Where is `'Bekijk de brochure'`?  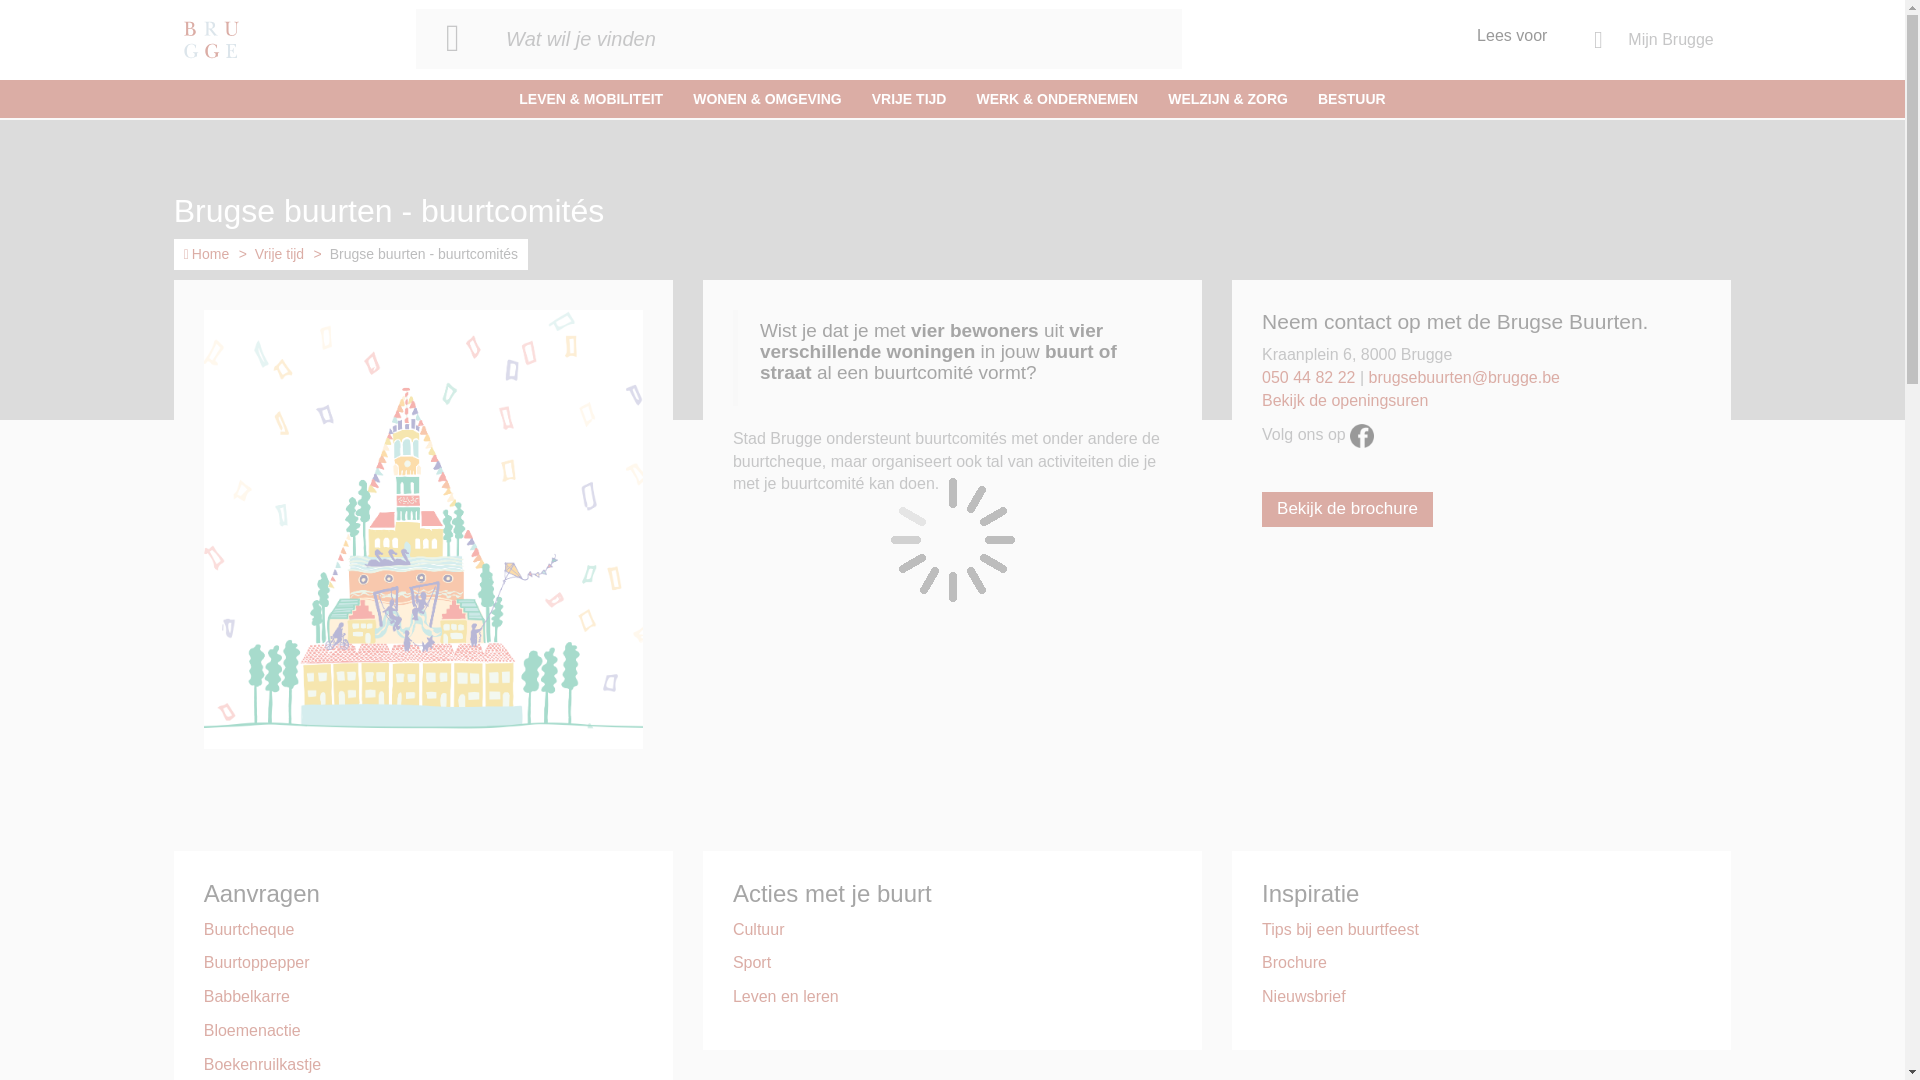 'Bekijk de brochure' is located at coordinates (1347, 508).